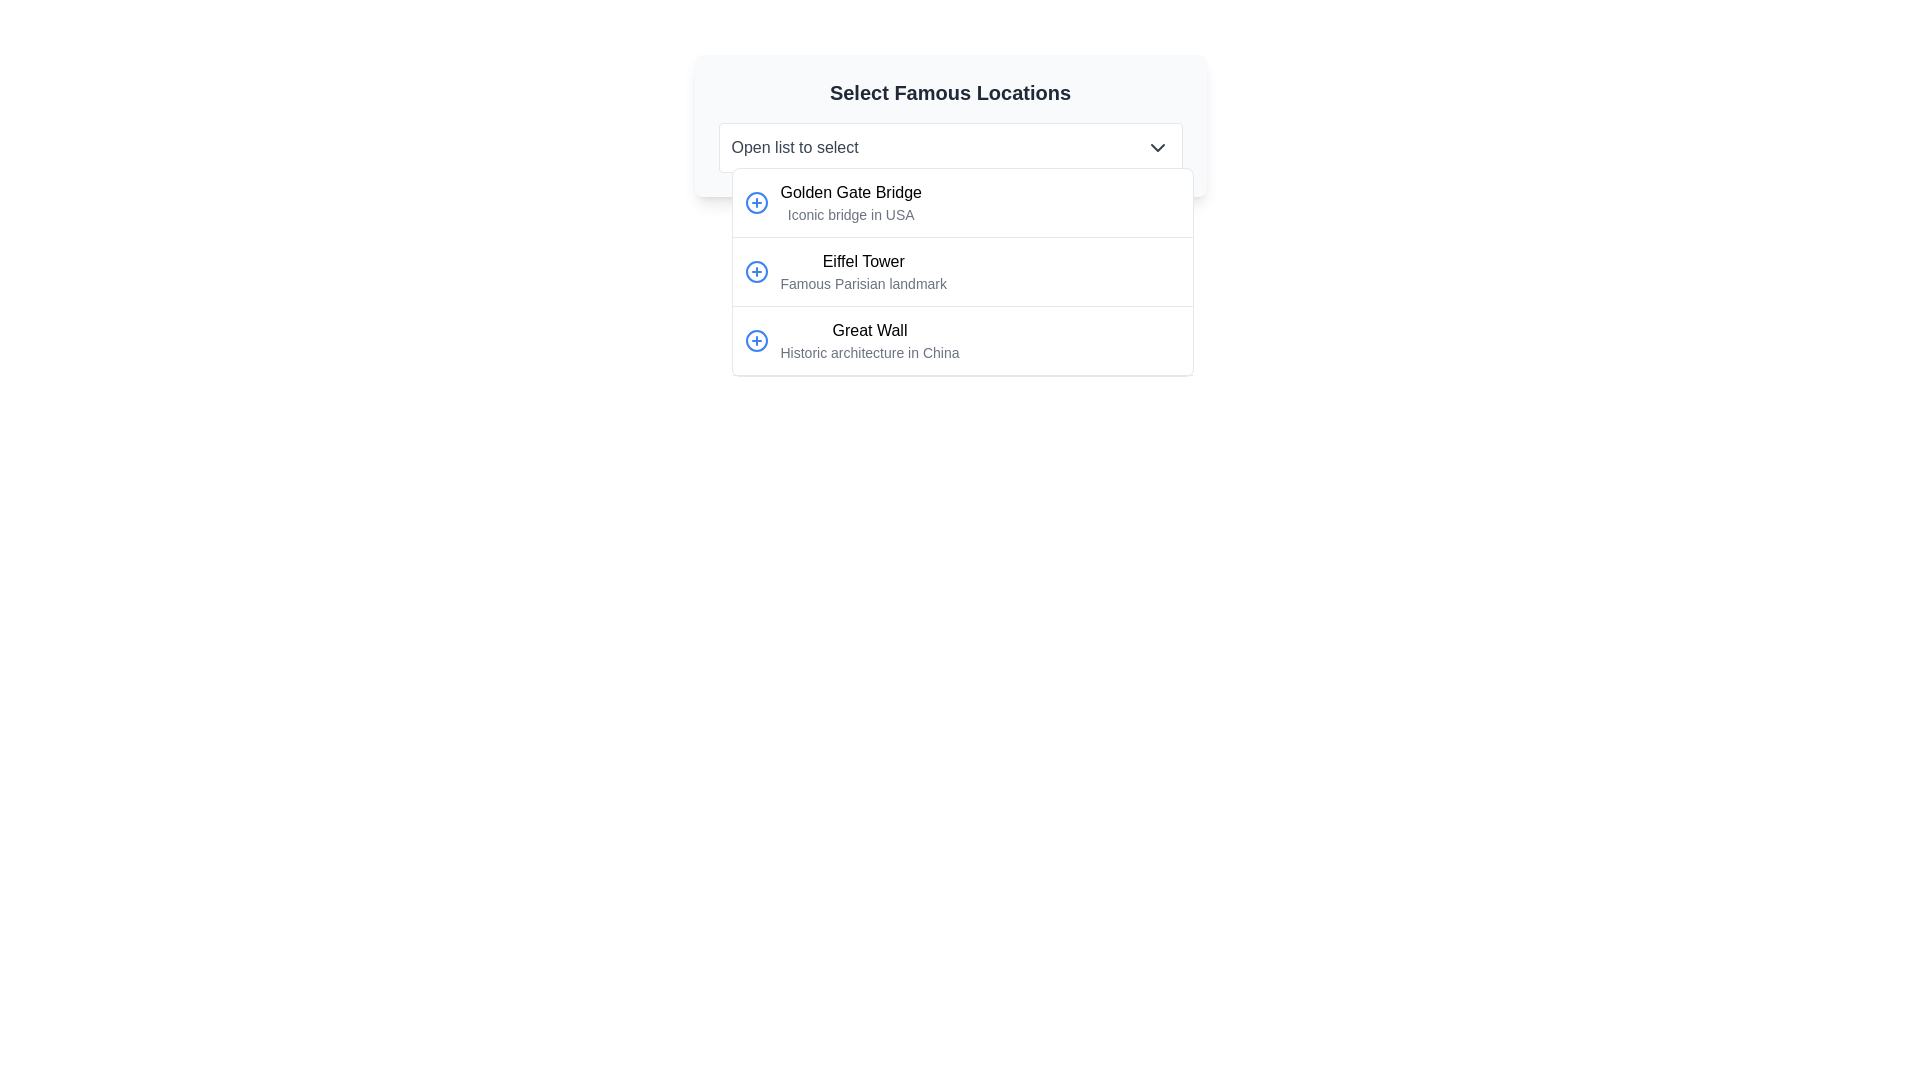 The height and width of the screenshot is (1080, 1920). Describe the element at coordinates (863, 272) in the screenshot. I see `the list item containing descriptive text about the Eiffel Tower in the dropdown list titled 'Select Famous Locations'` at that location.